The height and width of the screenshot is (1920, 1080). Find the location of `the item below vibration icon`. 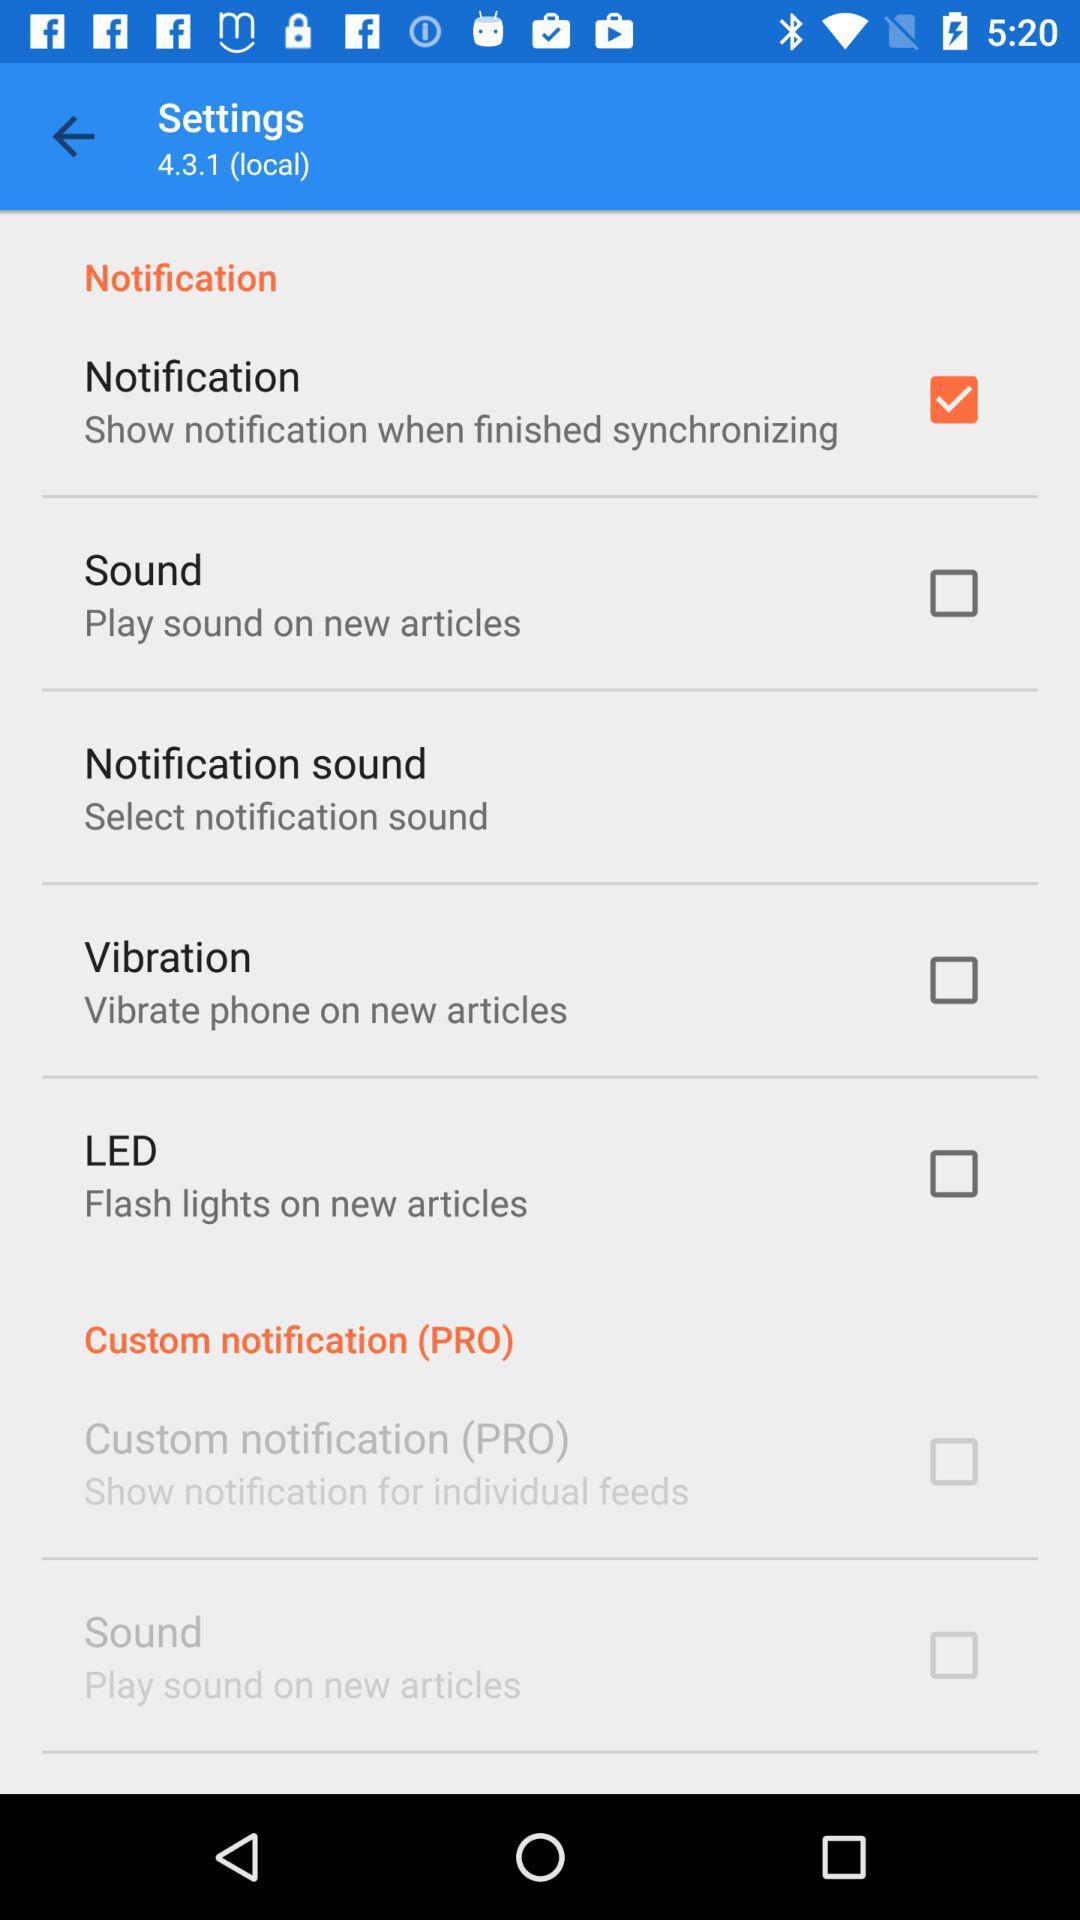

the item below vibration icon is located at coordinates (324, 1008).